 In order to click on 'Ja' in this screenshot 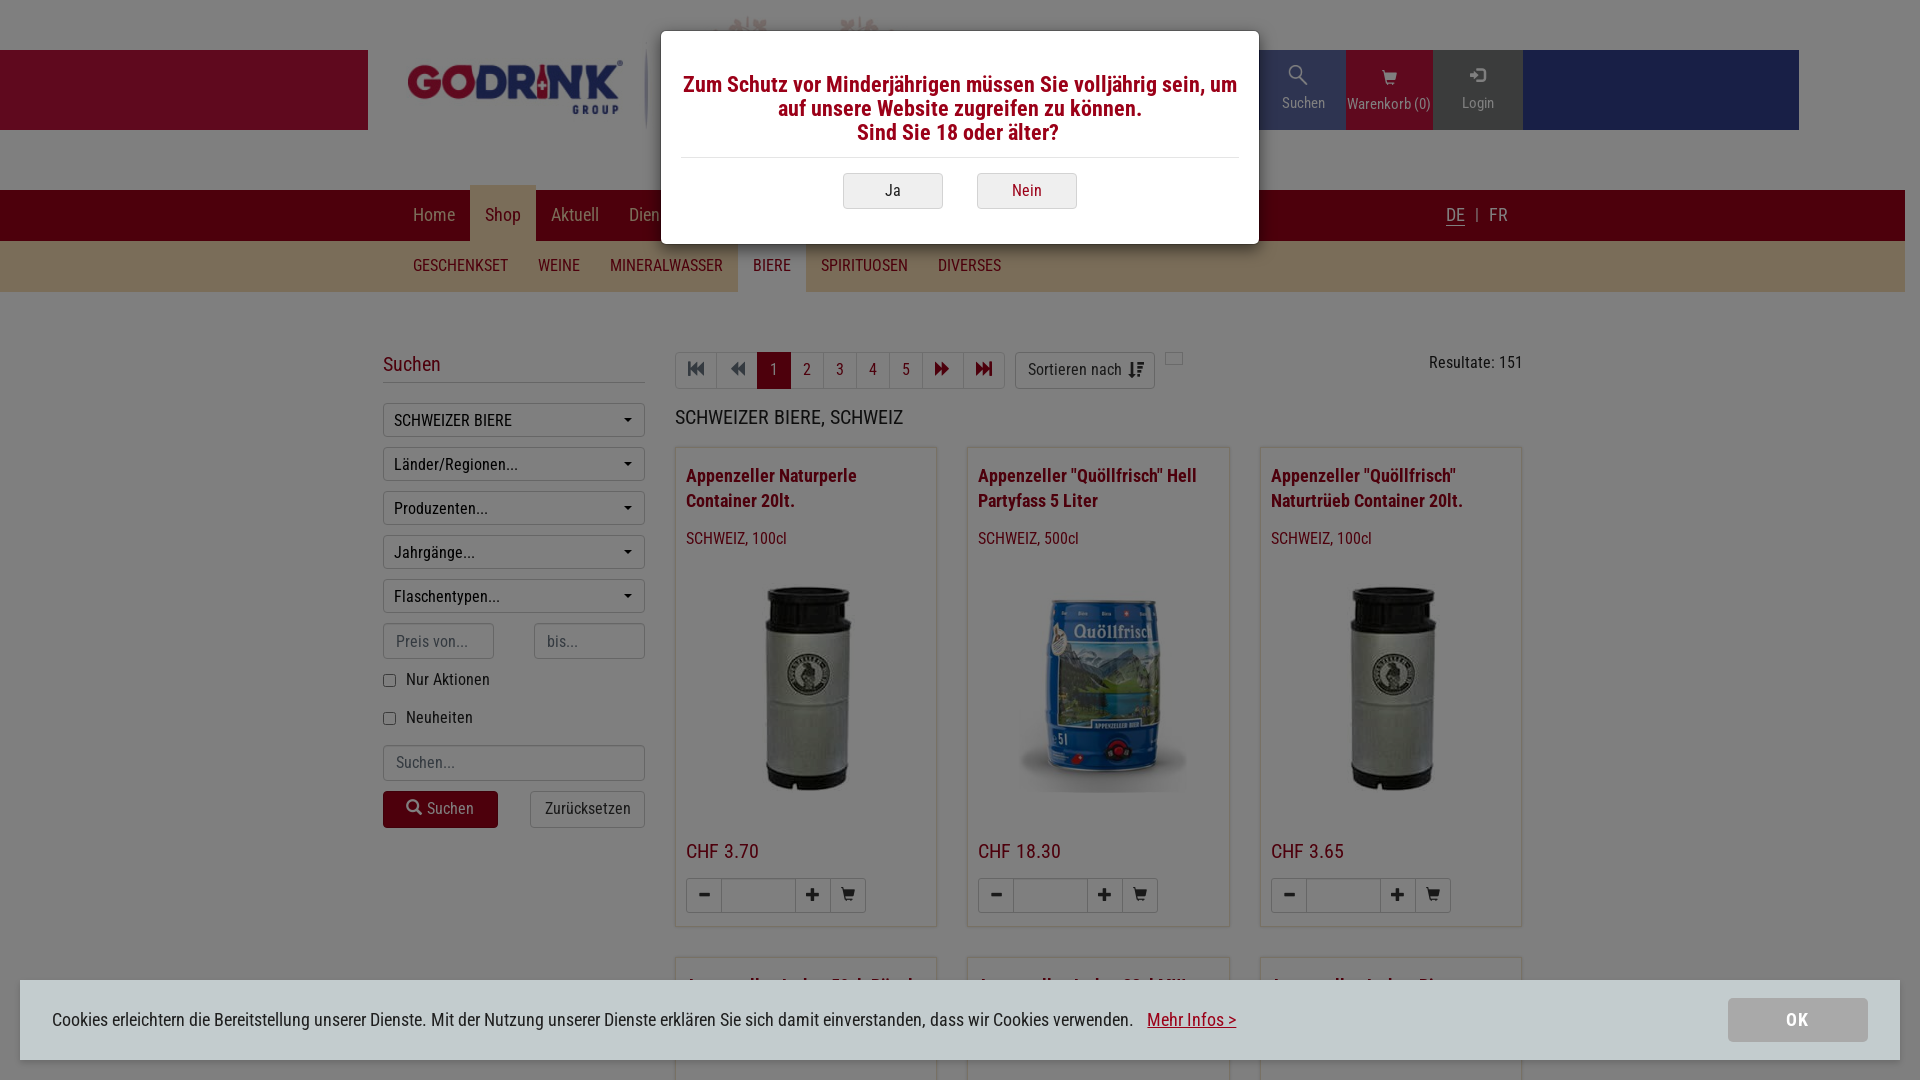, I will do `click(891, 191)`.